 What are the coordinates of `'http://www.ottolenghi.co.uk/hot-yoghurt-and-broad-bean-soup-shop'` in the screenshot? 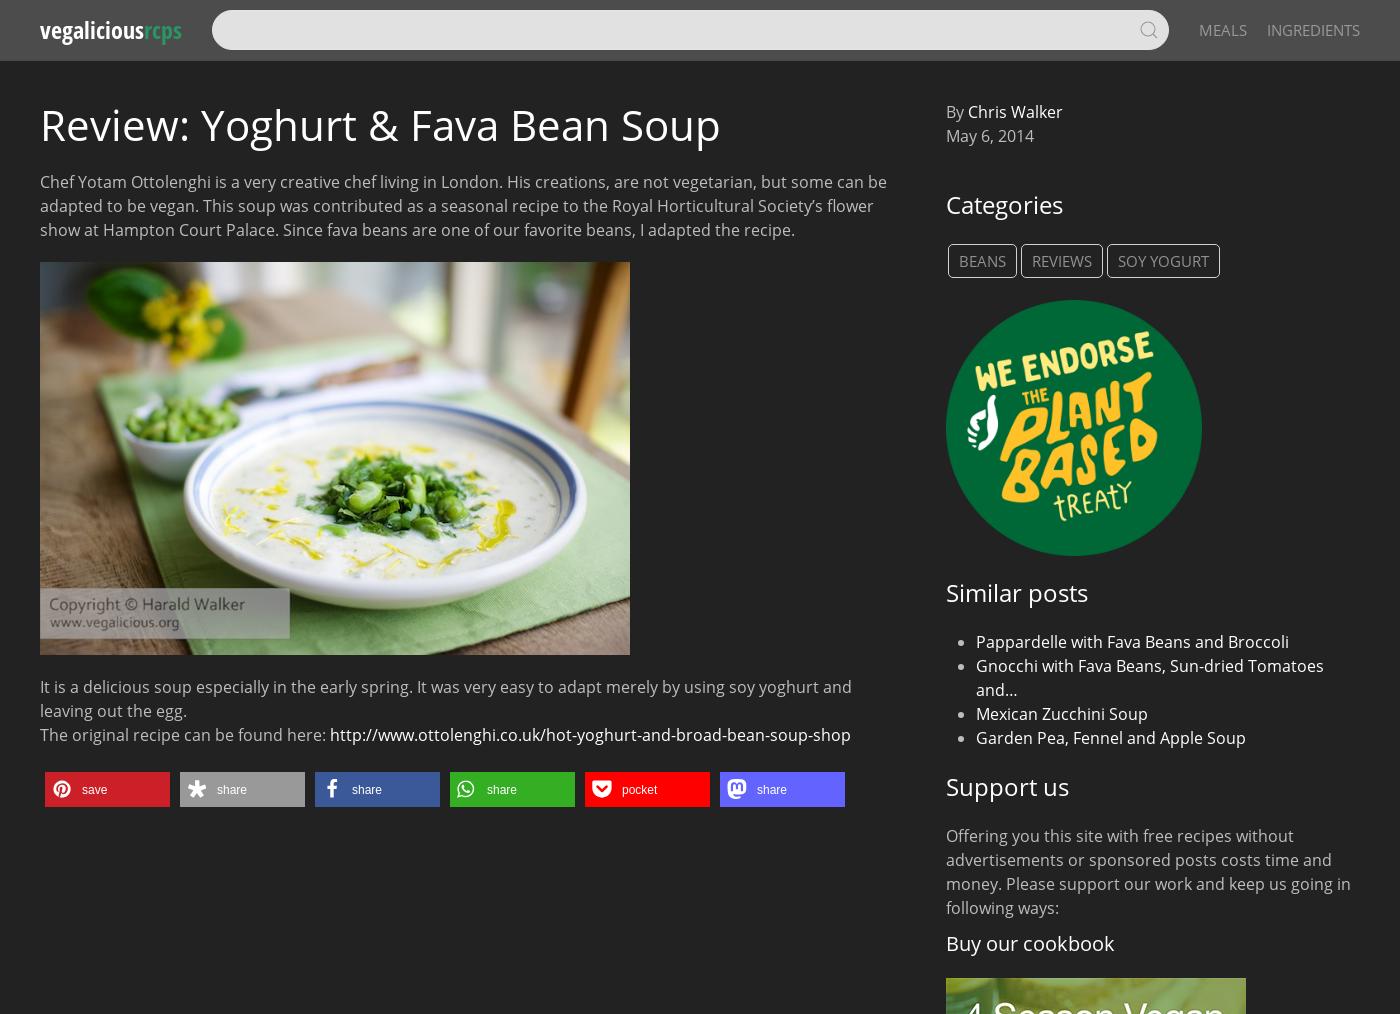 It's located at (590, 734).